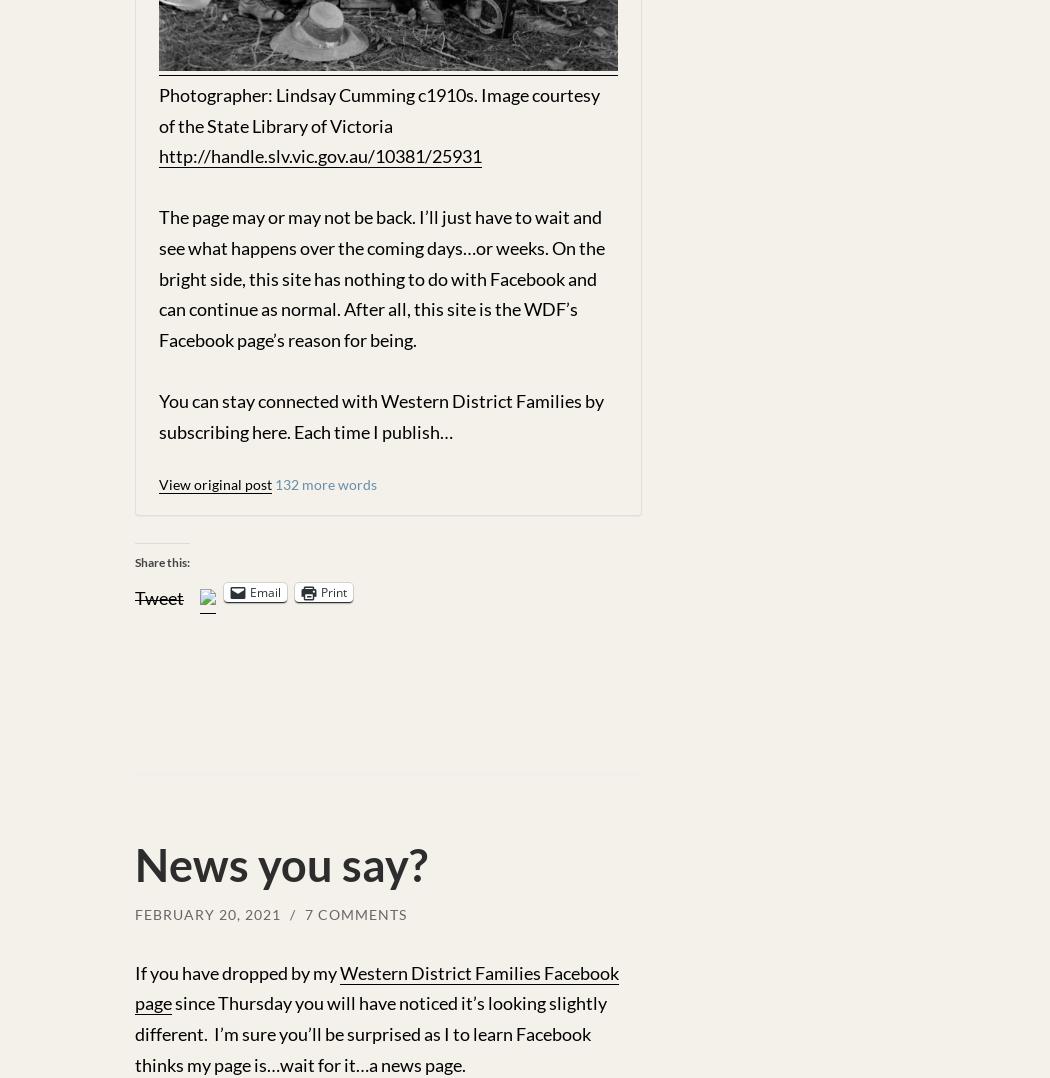  Describe the element at coordinates (294, 914) in the screenshot. I see `'/'` at that location.